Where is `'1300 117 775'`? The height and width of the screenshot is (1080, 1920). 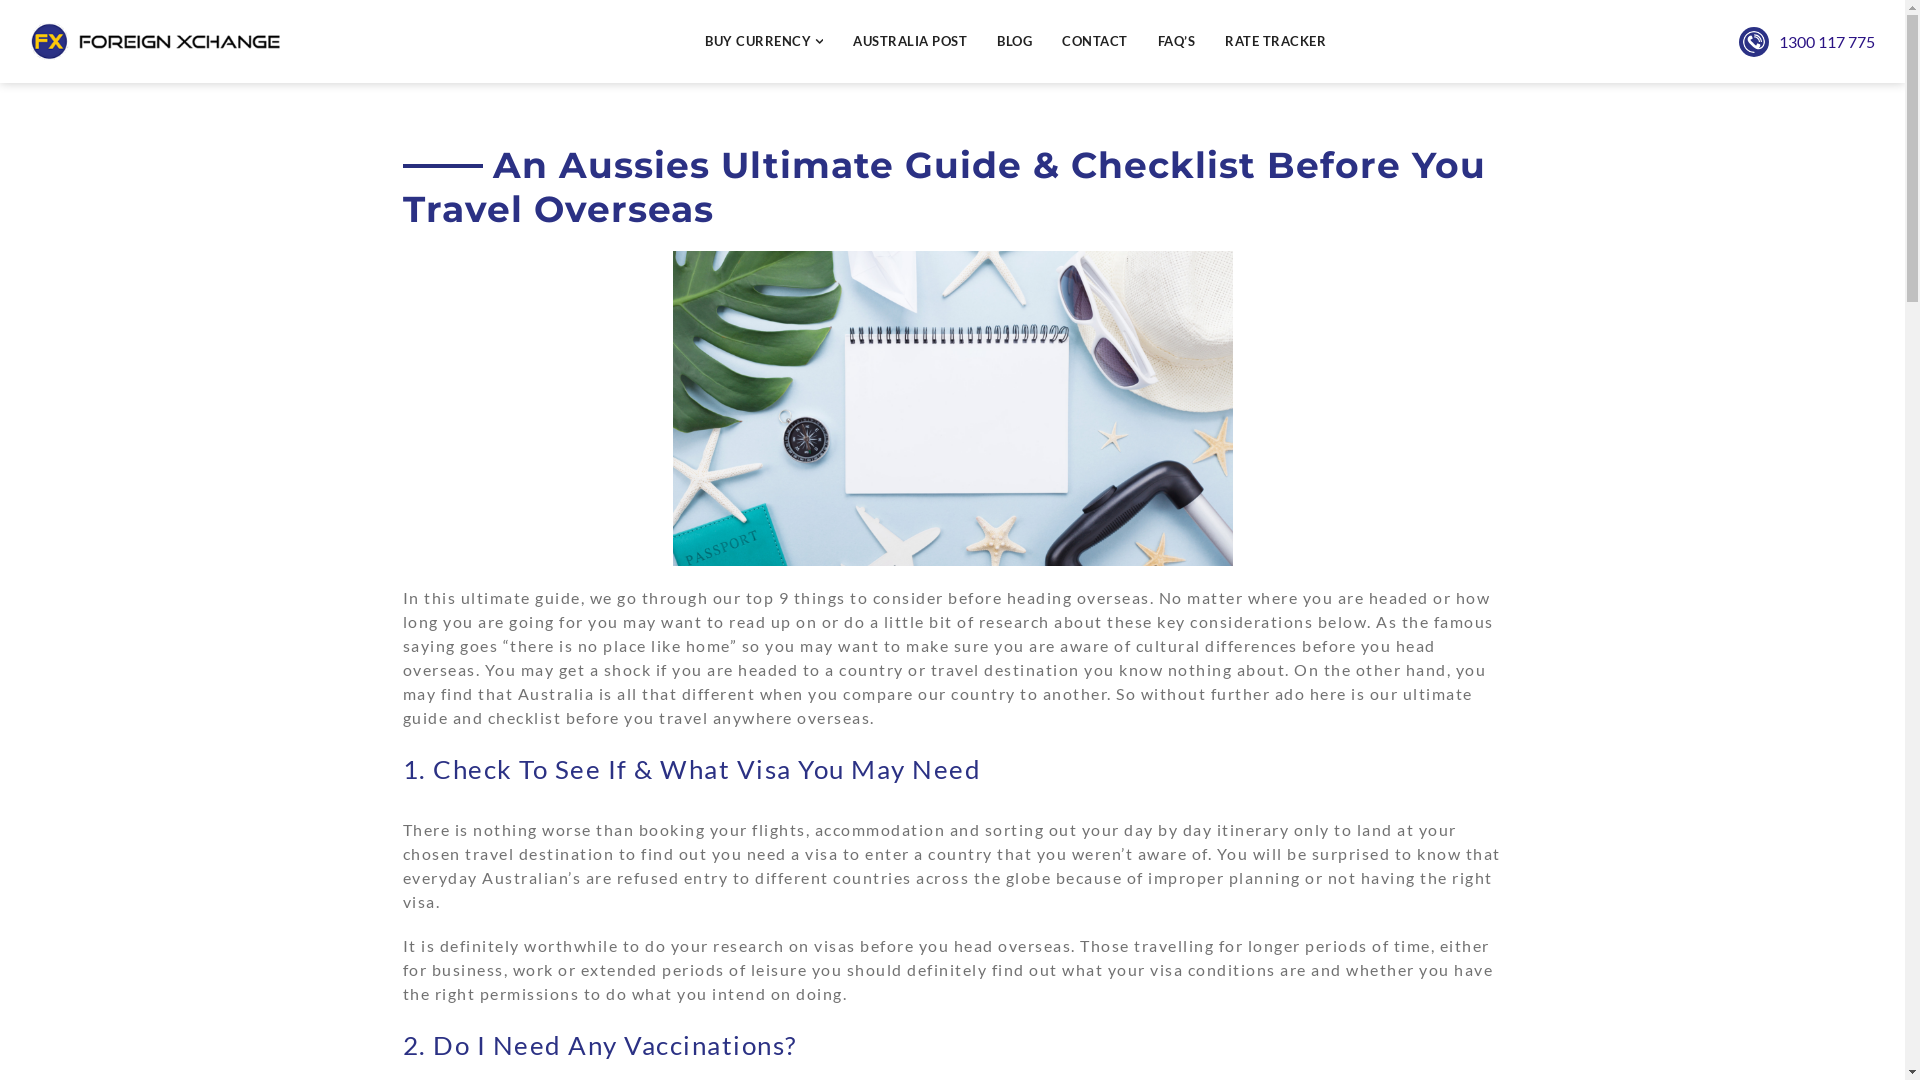 '1300 117 775' is located at coordinates (1779, 41).